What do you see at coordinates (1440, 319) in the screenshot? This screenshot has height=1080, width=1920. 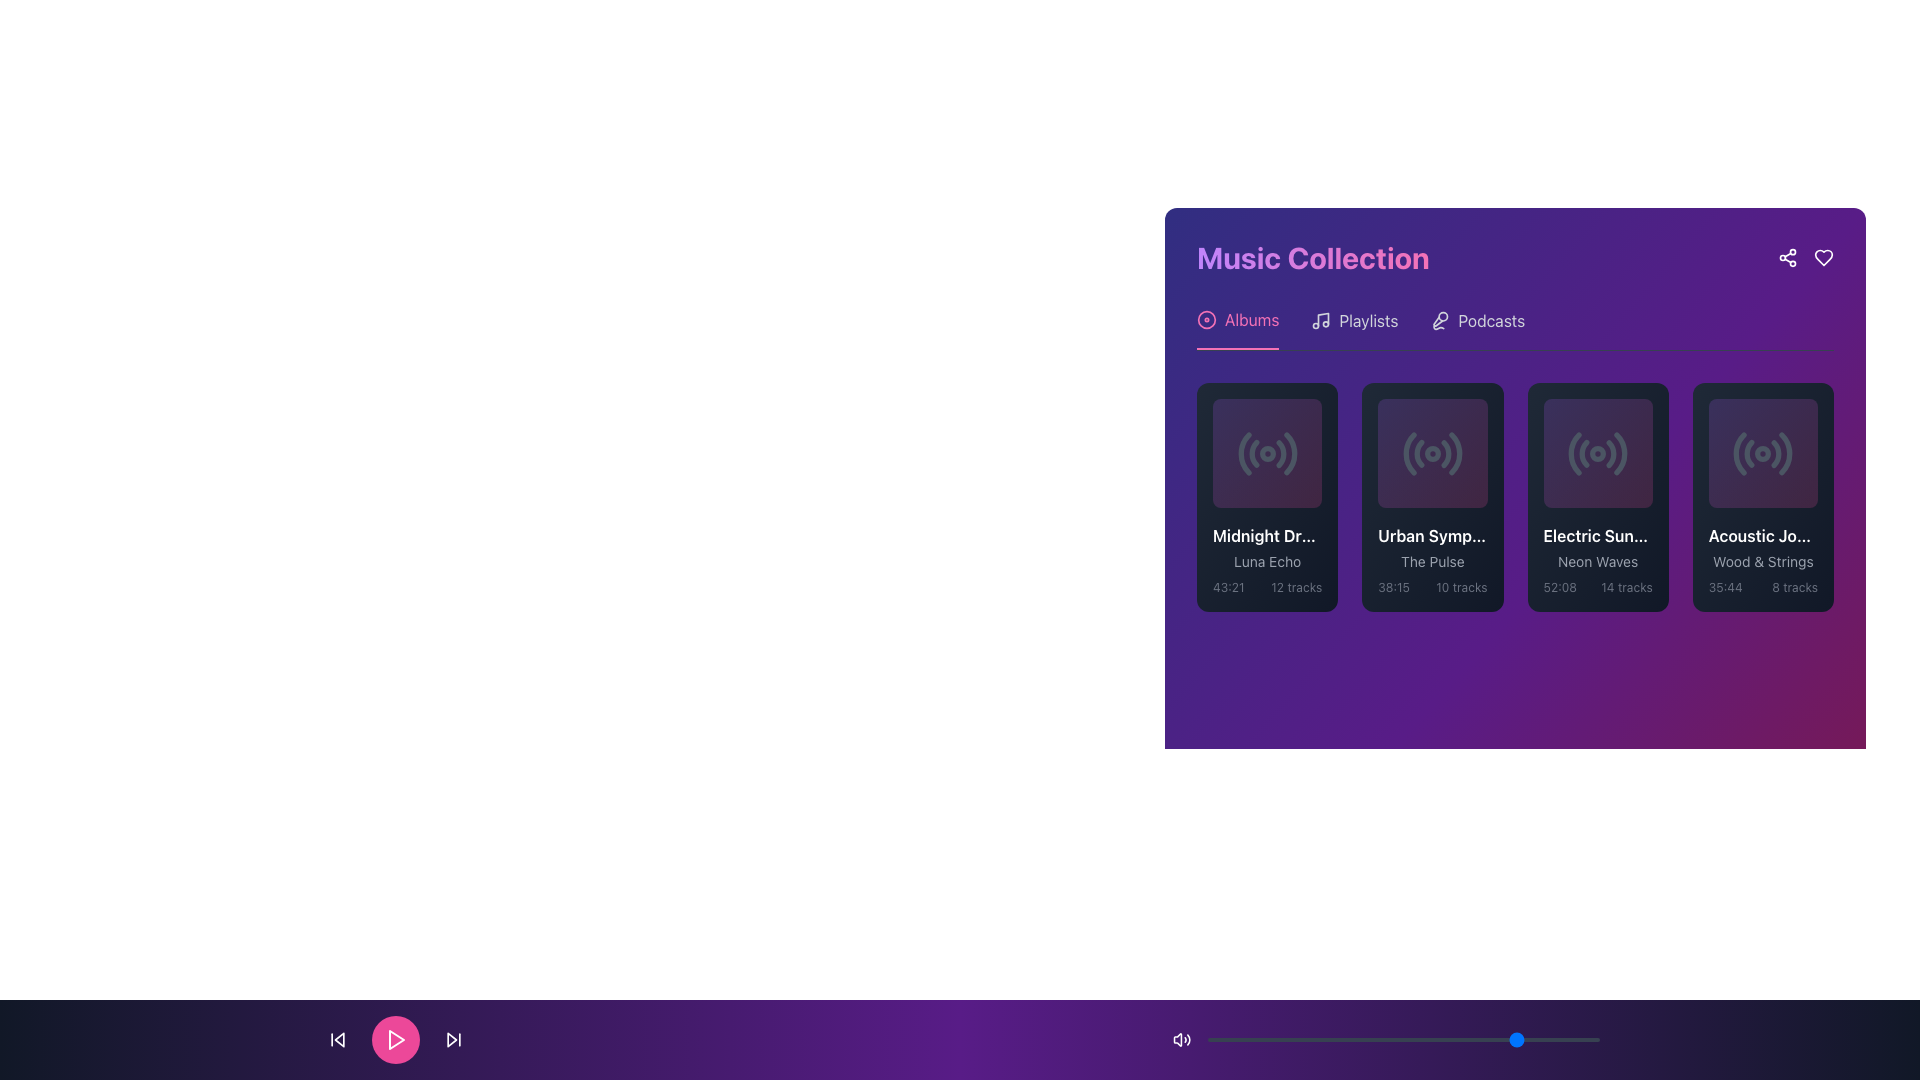 I see `the small, circular microphone icon in the Podcasts section of the navigation menu` at bounding box center [1440, 319].